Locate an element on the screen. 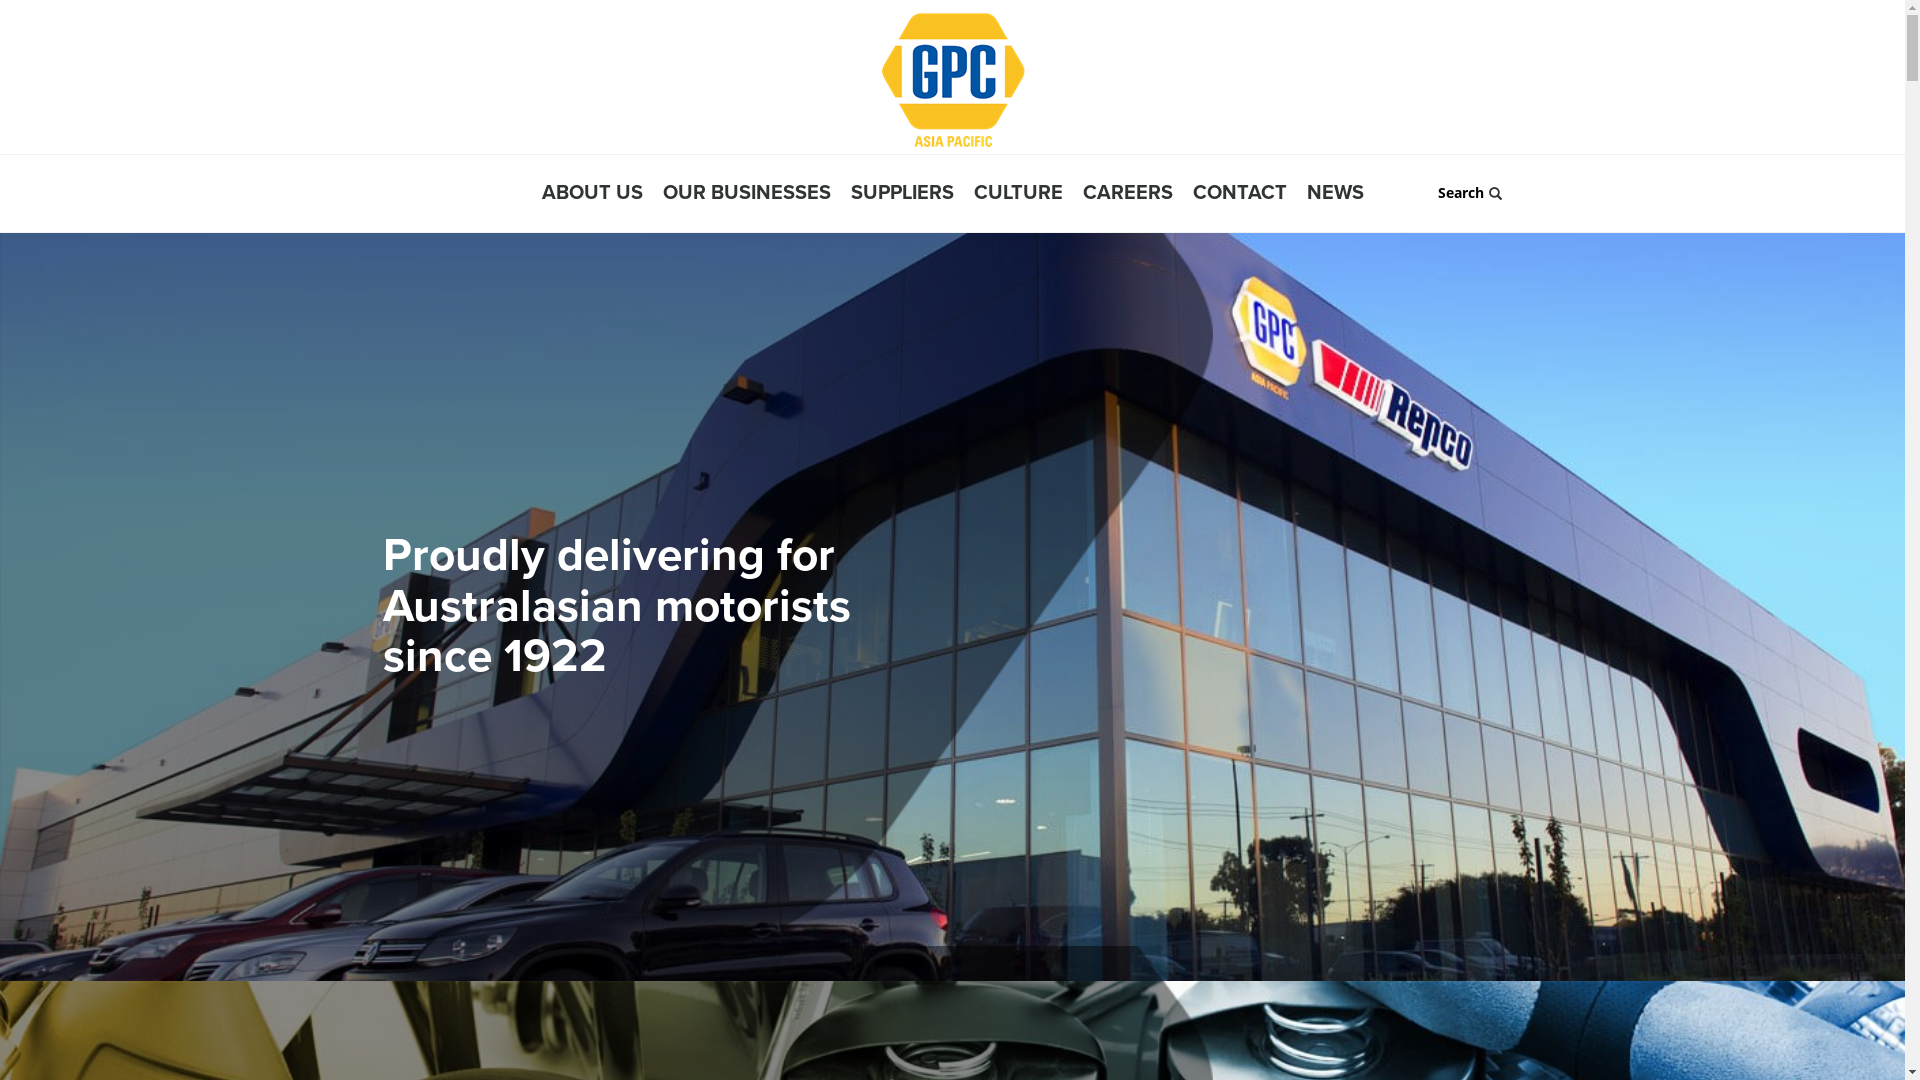  'SUPPLIERS' is located at coordinates (910, 195).